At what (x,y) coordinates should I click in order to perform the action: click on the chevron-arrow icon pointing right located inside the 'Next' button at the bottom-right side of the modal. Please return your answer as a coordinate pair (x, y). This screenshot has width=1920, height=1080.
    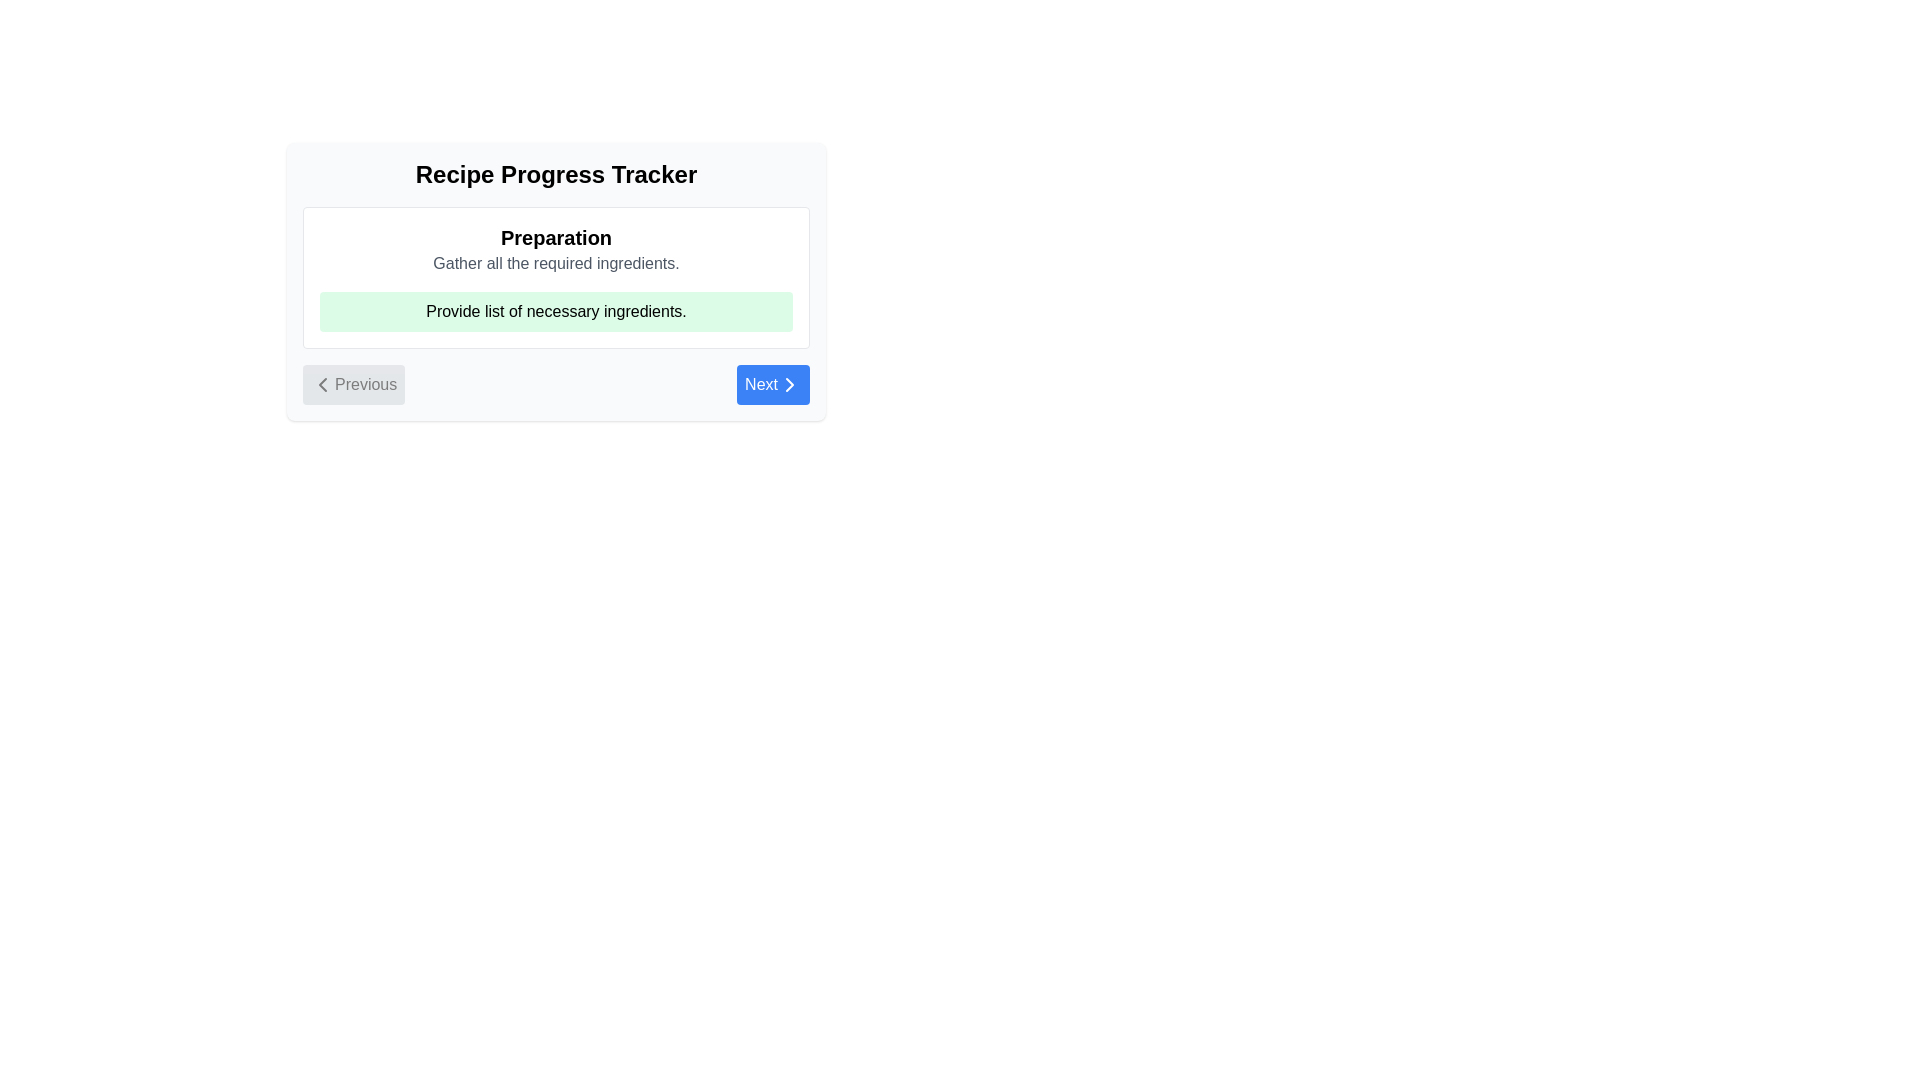
    Looking at the image, I should click on (789, 385).